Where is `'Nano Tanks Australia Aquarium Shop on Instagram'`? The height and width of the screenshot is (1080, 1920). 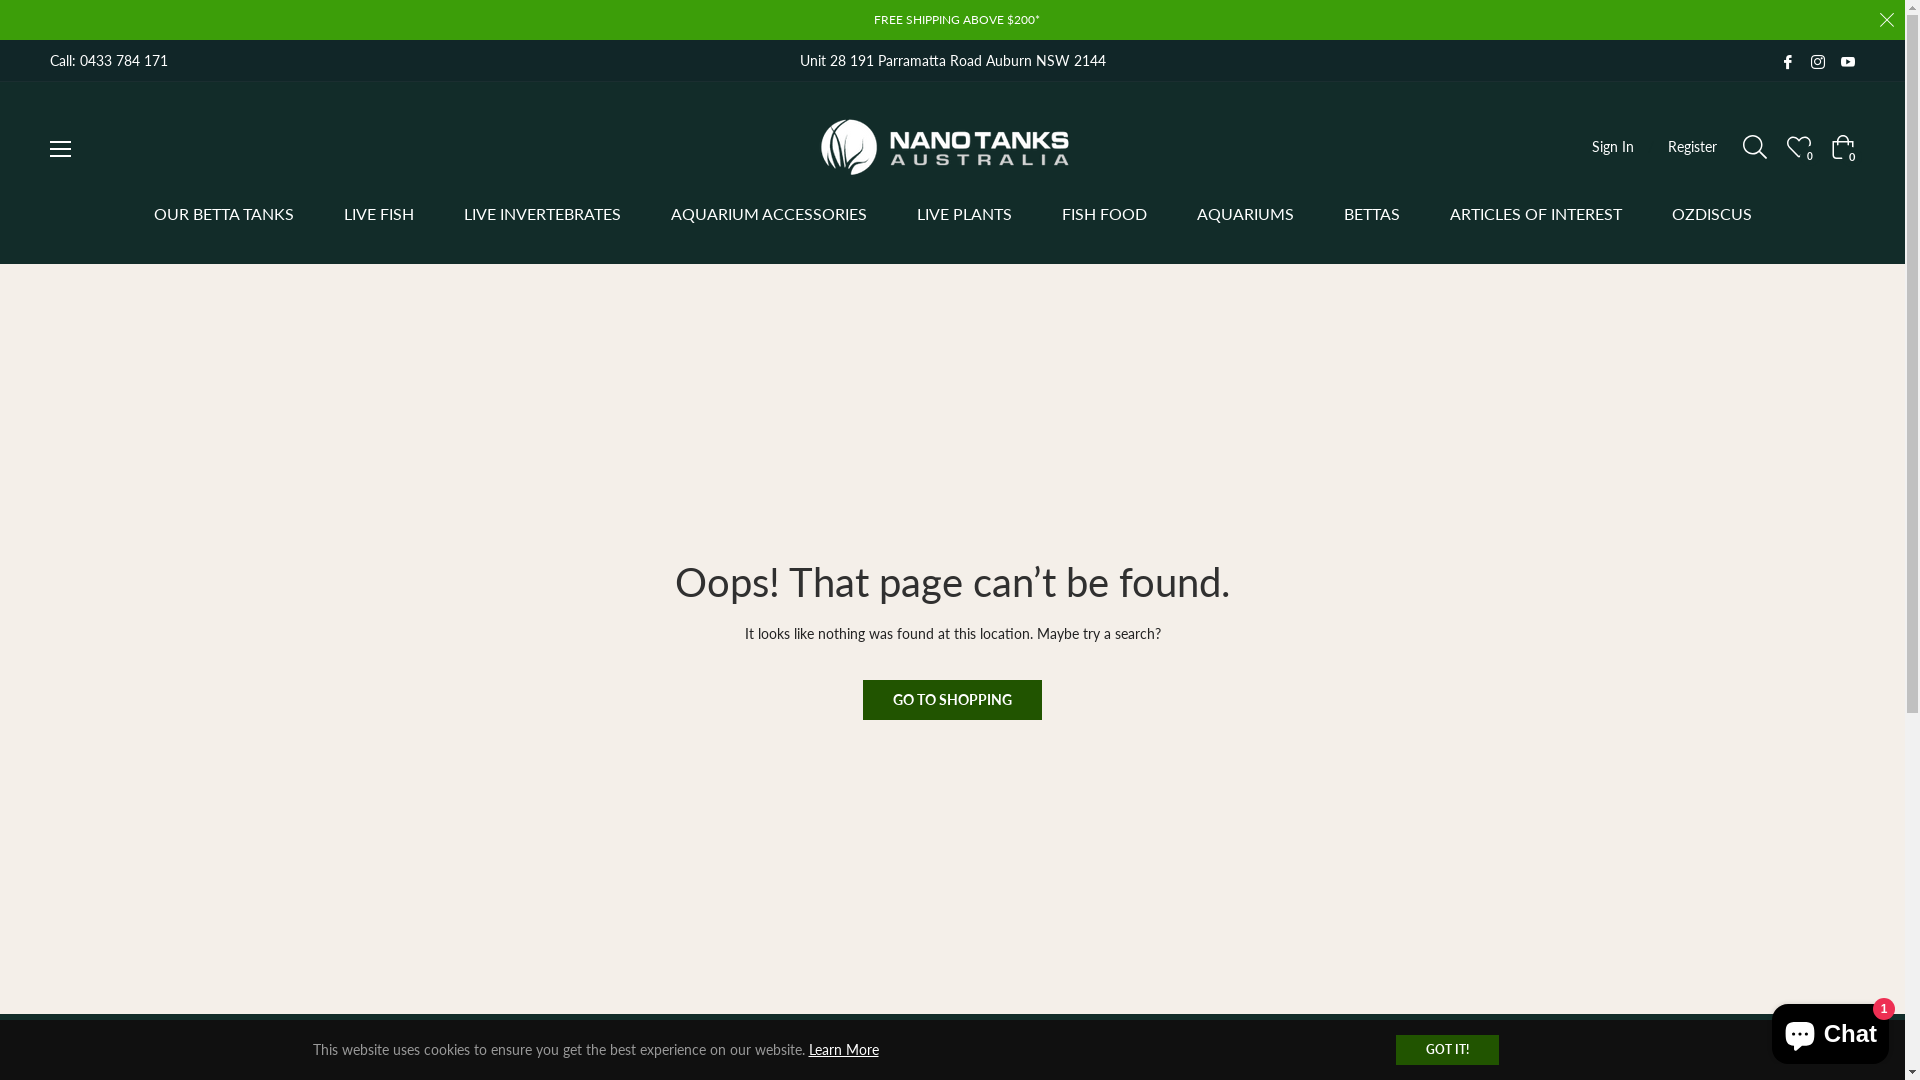 'Nano Tanks Australia Aquarium Shop on Instagram' is located at coordinates (1818, 59).